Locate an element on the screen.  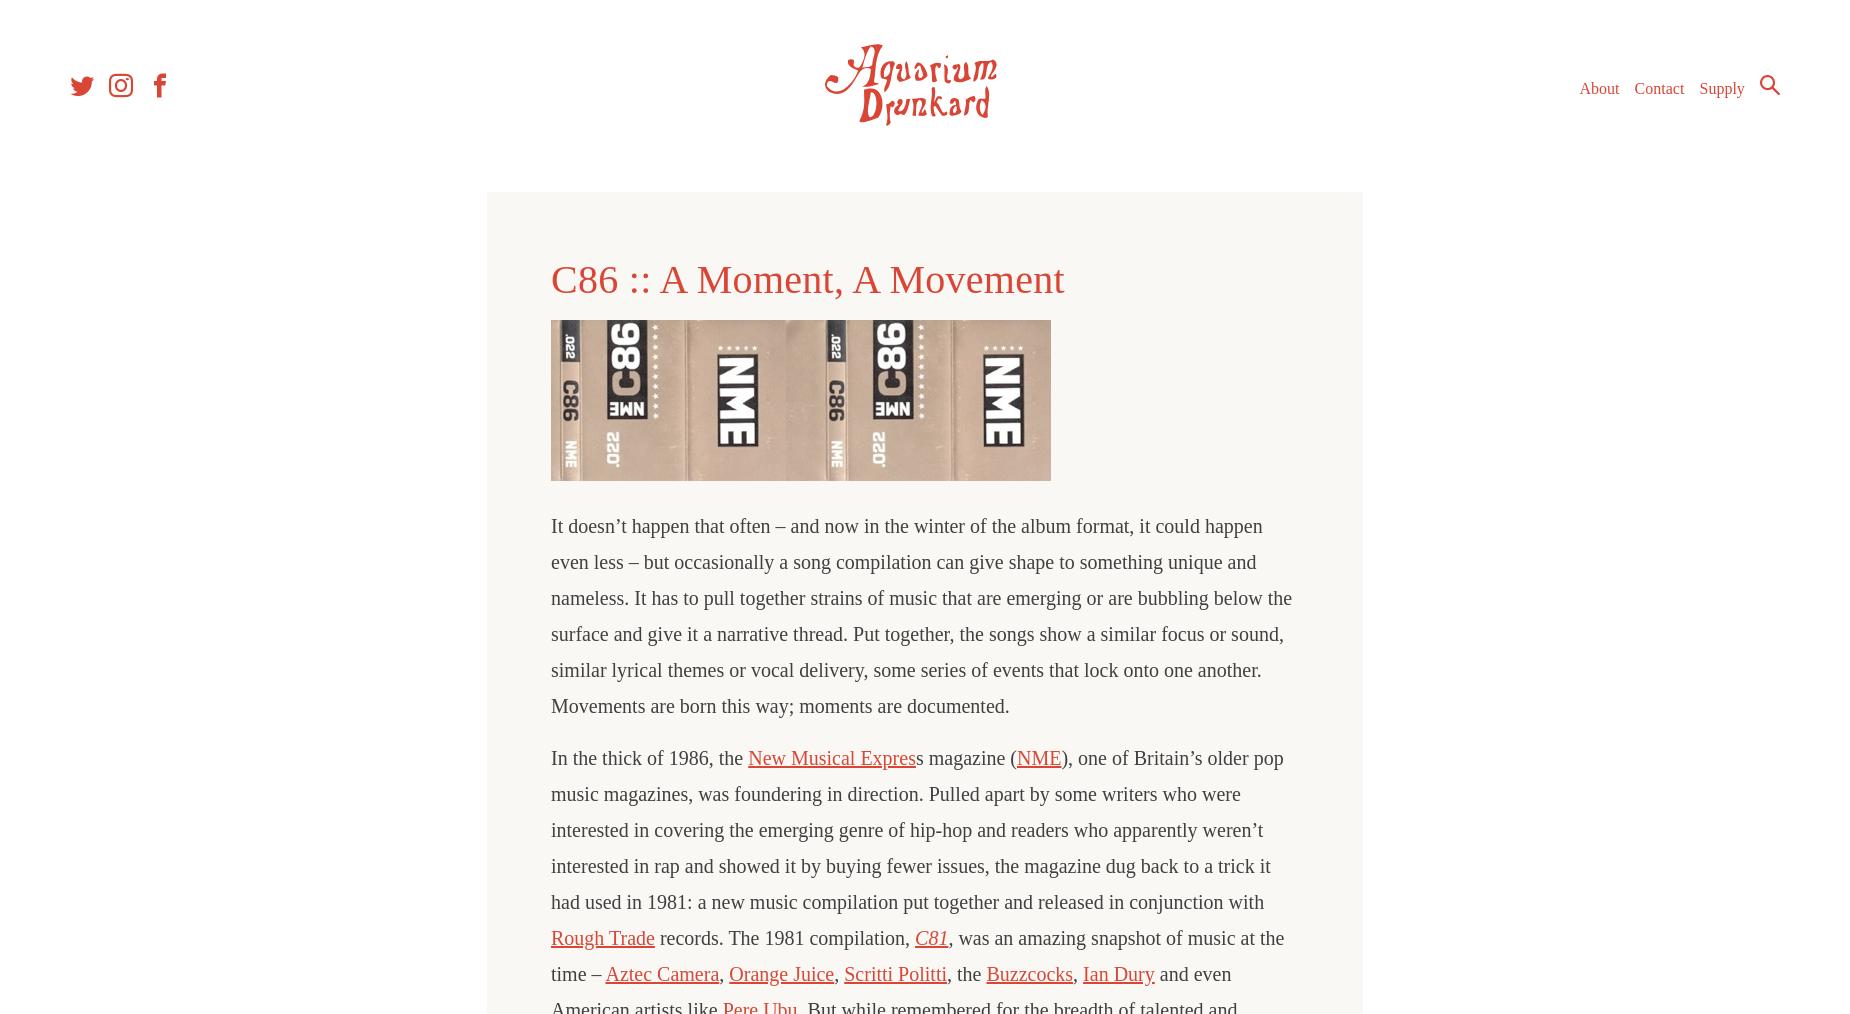
'NME' is located at coordinates (1037, 756).